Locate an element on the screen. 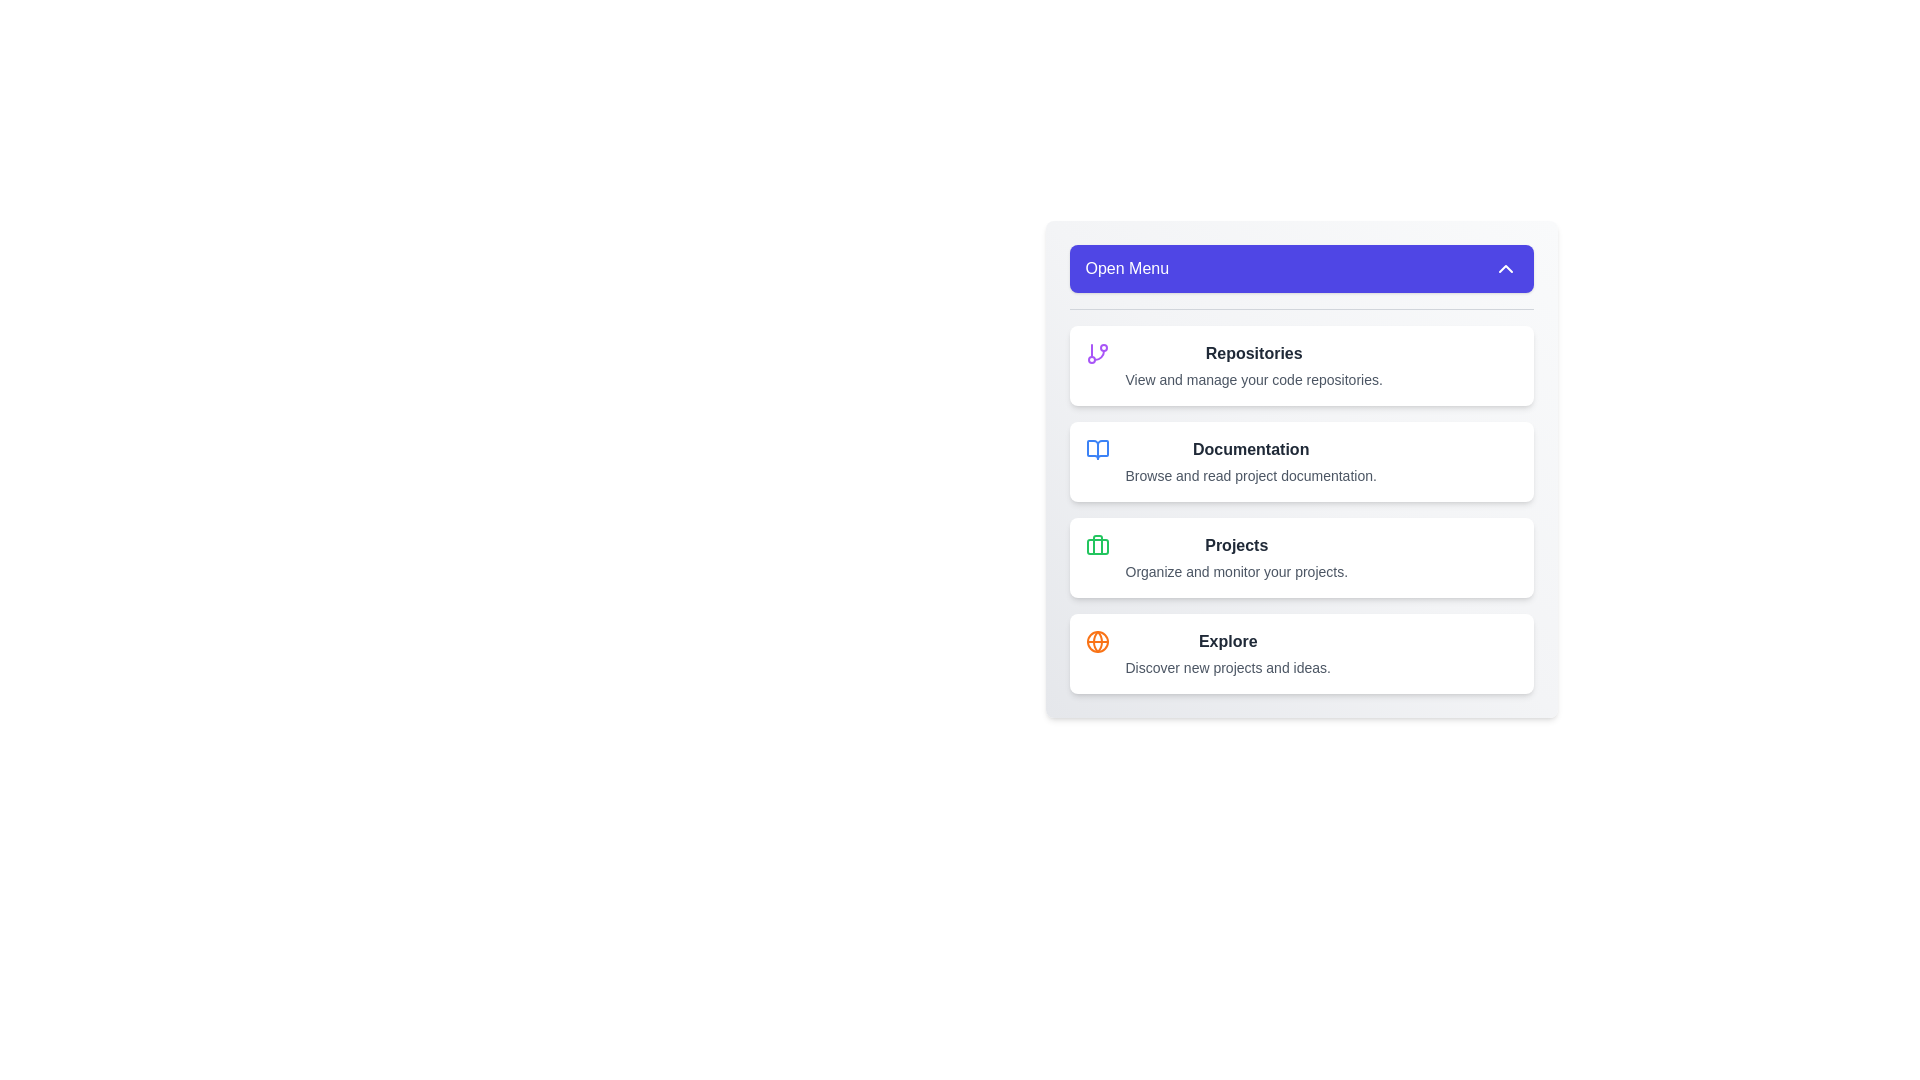 This screenshot has width=1920, height=1080. the Text label that provides context for the 'Explore' menu option, located in the bottom-right portion of the menu panel, directly below the title 'Explore.' is located at coordinates (1227, 667).